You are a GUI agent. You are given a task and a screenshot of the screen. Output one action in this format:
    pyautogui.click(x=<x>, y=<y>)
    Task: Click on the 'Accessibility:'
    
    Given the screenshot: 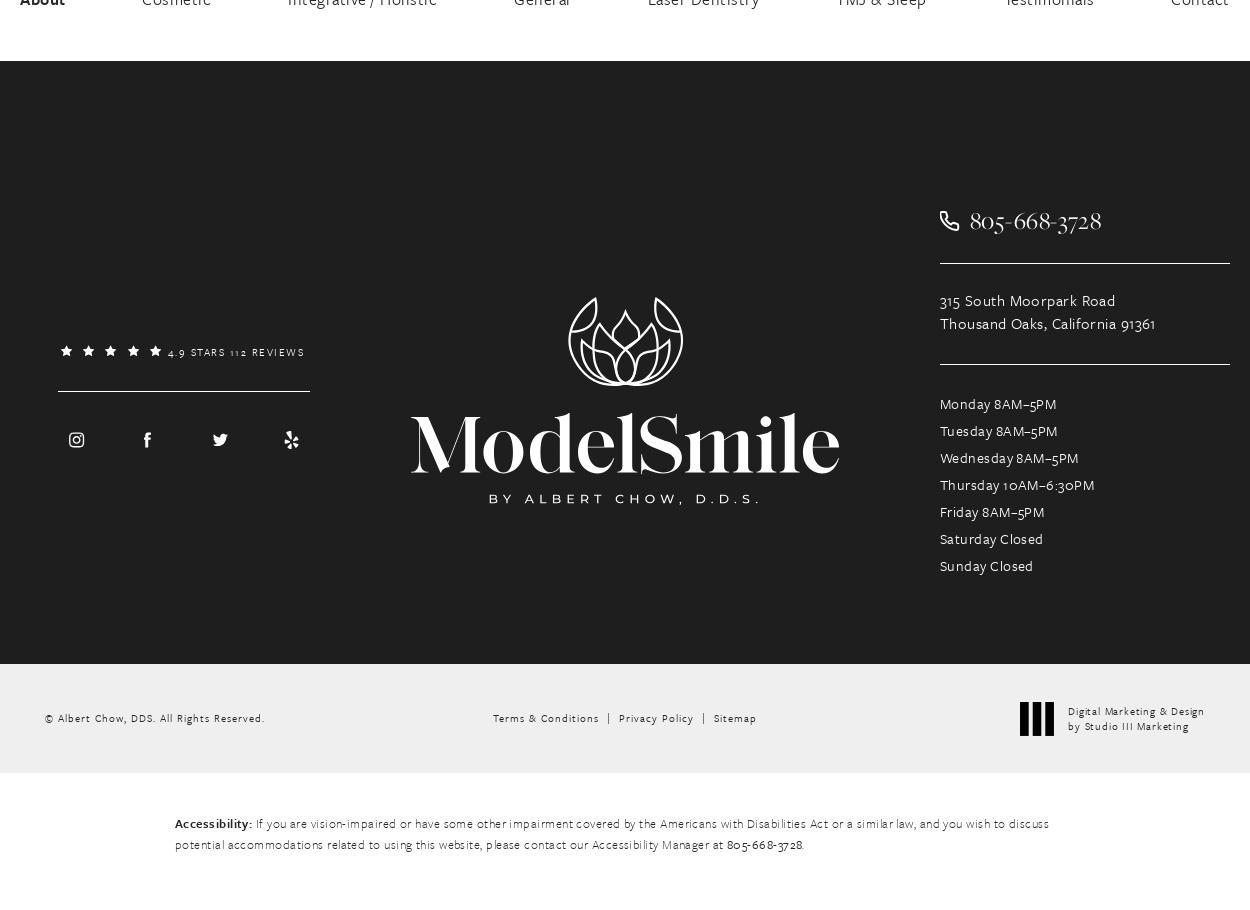 What is the action you would take?
    pyautogui.click(x=175, y=822)
    